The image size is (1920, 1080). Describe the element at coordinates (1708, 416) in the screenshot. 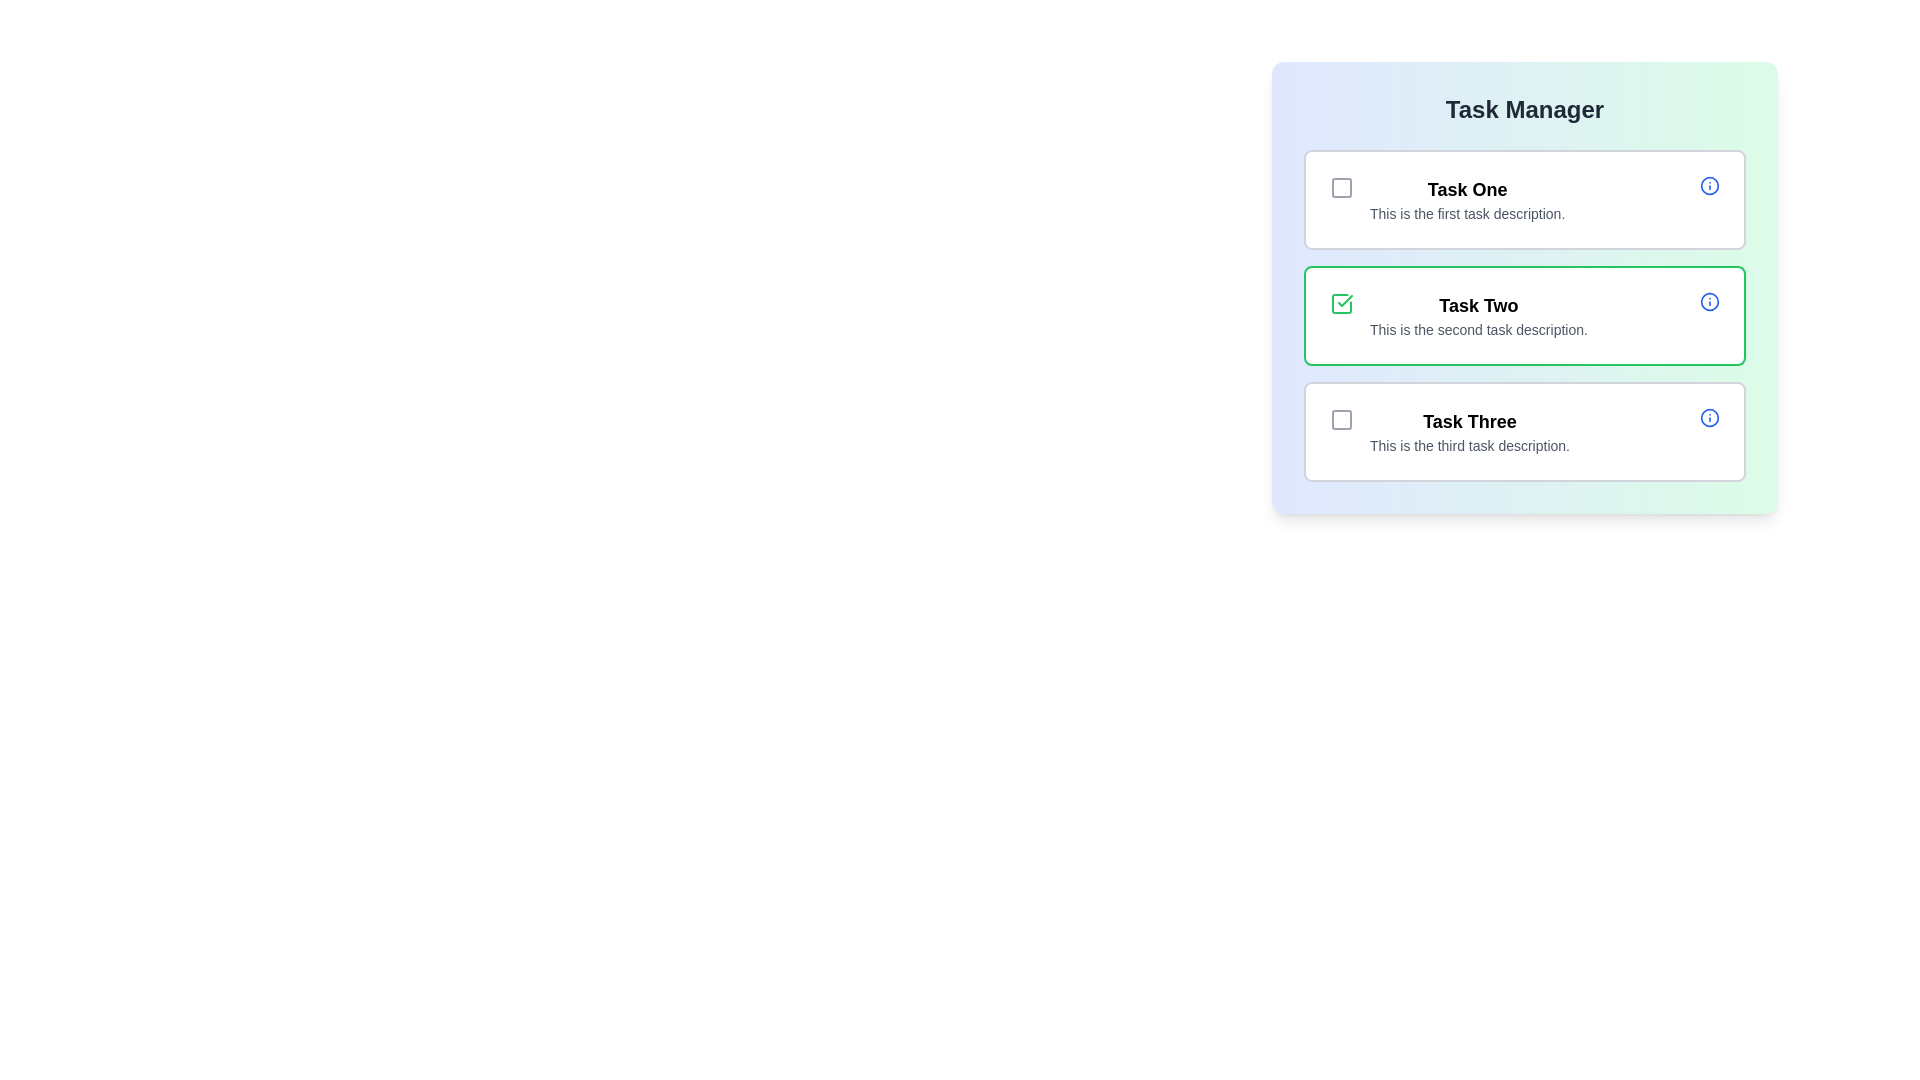

I see `the circular graphical icon with a blue border, which is part of the 'info' icon group and located to the right of the task title and description` at that location.